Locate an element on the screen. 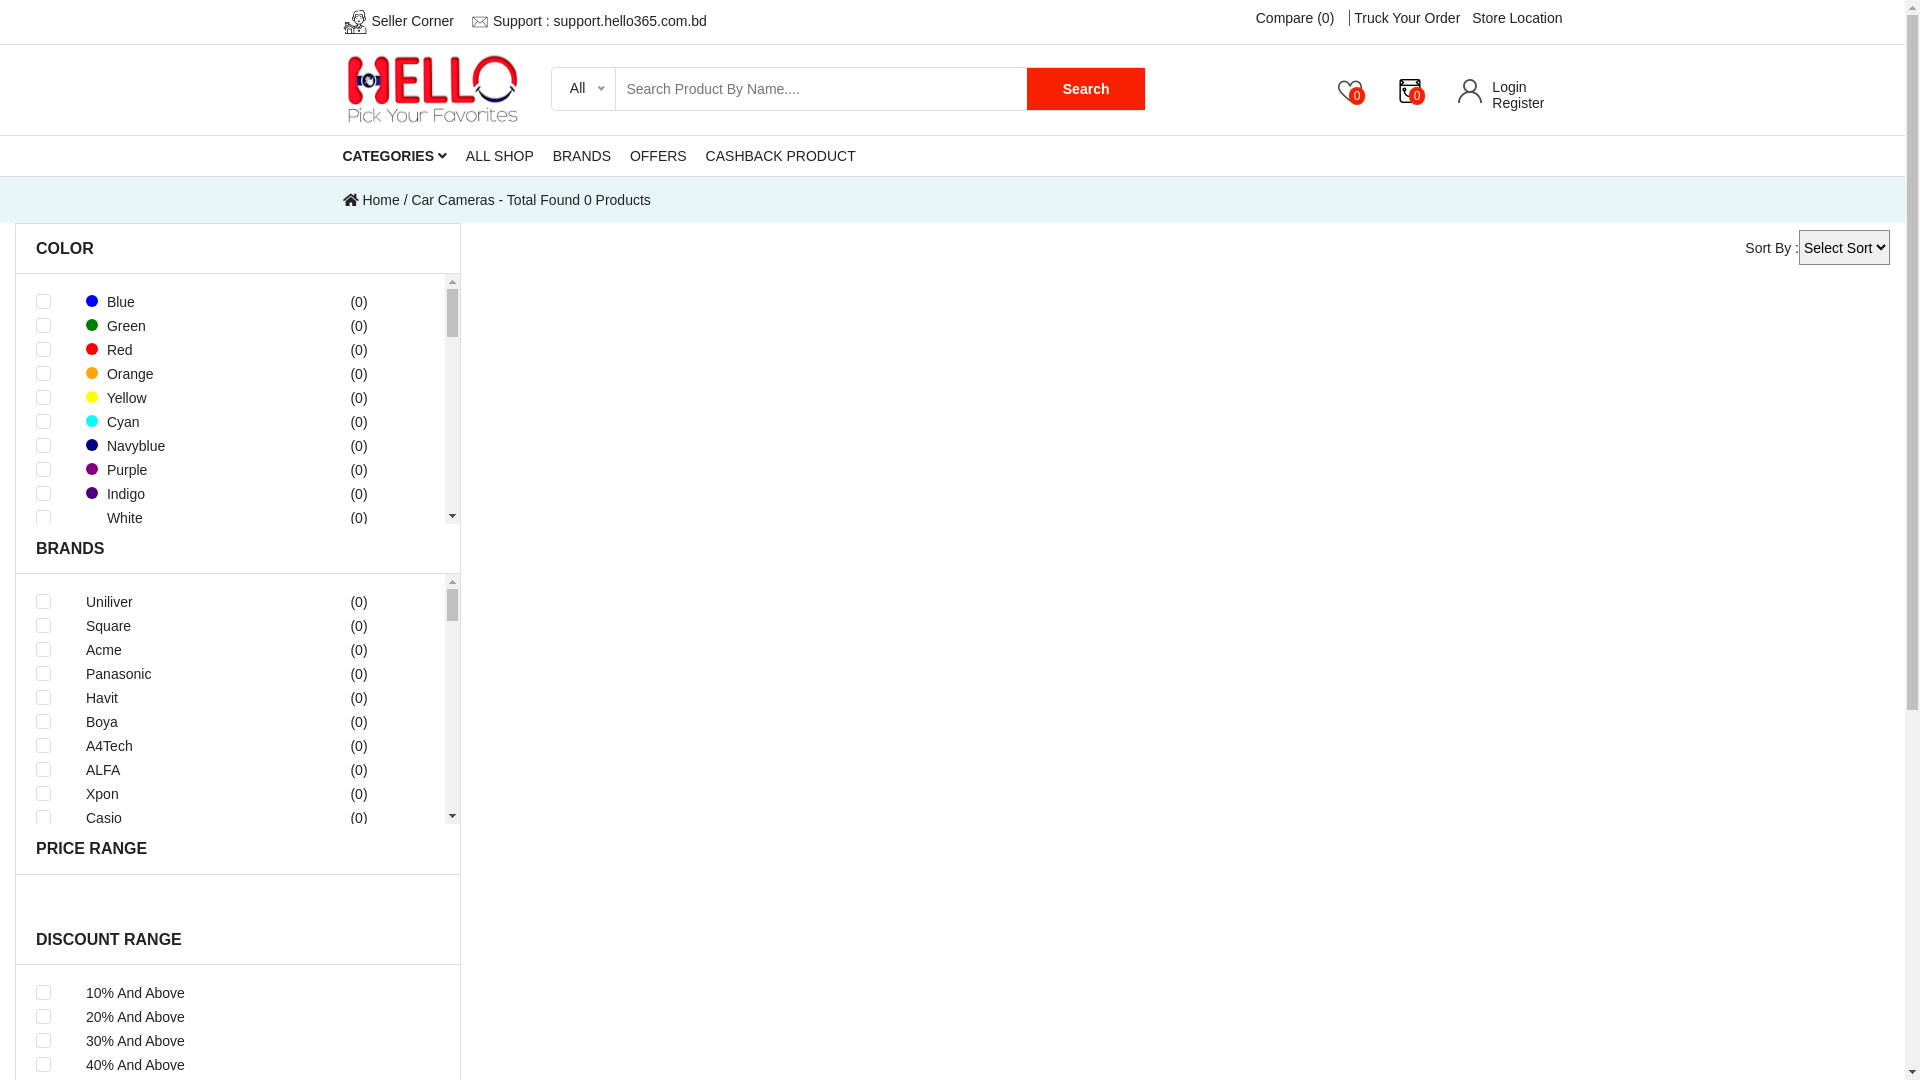  'A4Tech' is located at coordinates (187, 745).